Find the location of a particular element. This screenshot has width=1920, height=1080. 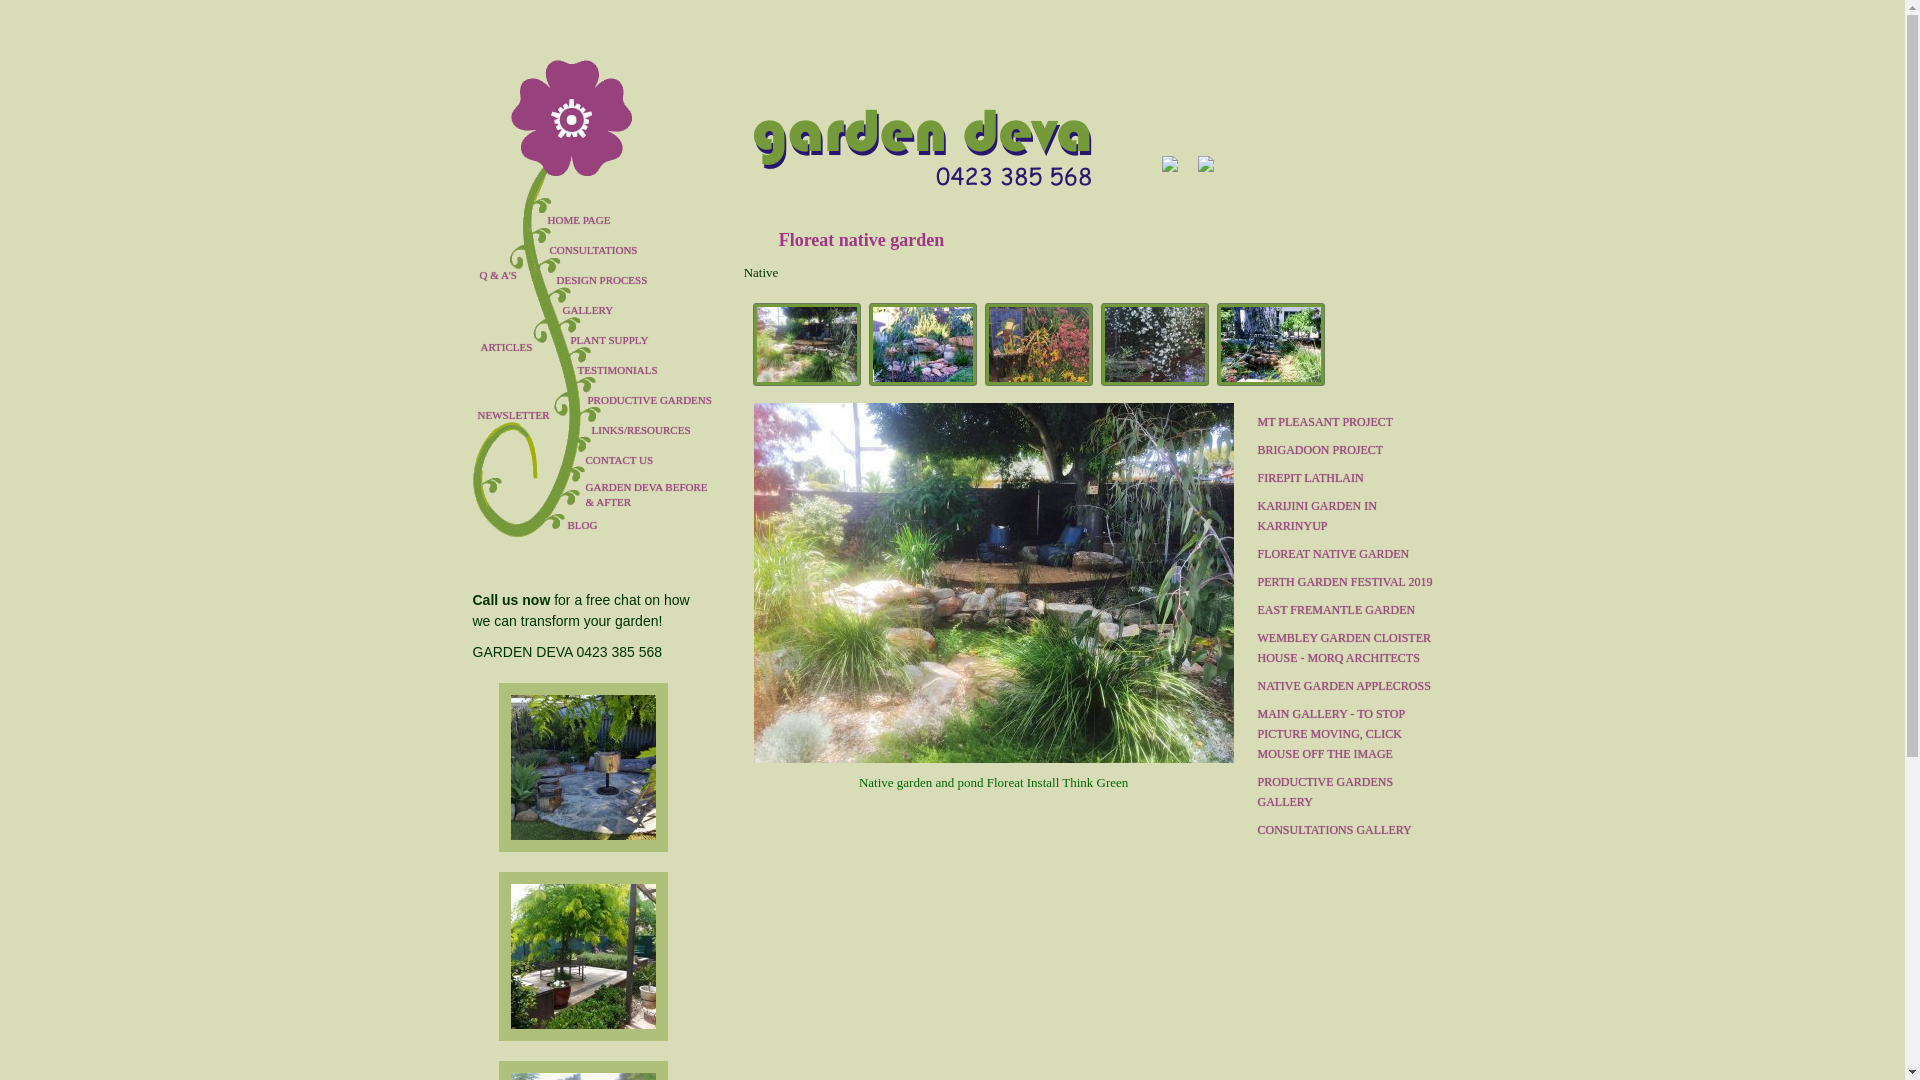

'BLOG' is located at coordinates (652, 523).